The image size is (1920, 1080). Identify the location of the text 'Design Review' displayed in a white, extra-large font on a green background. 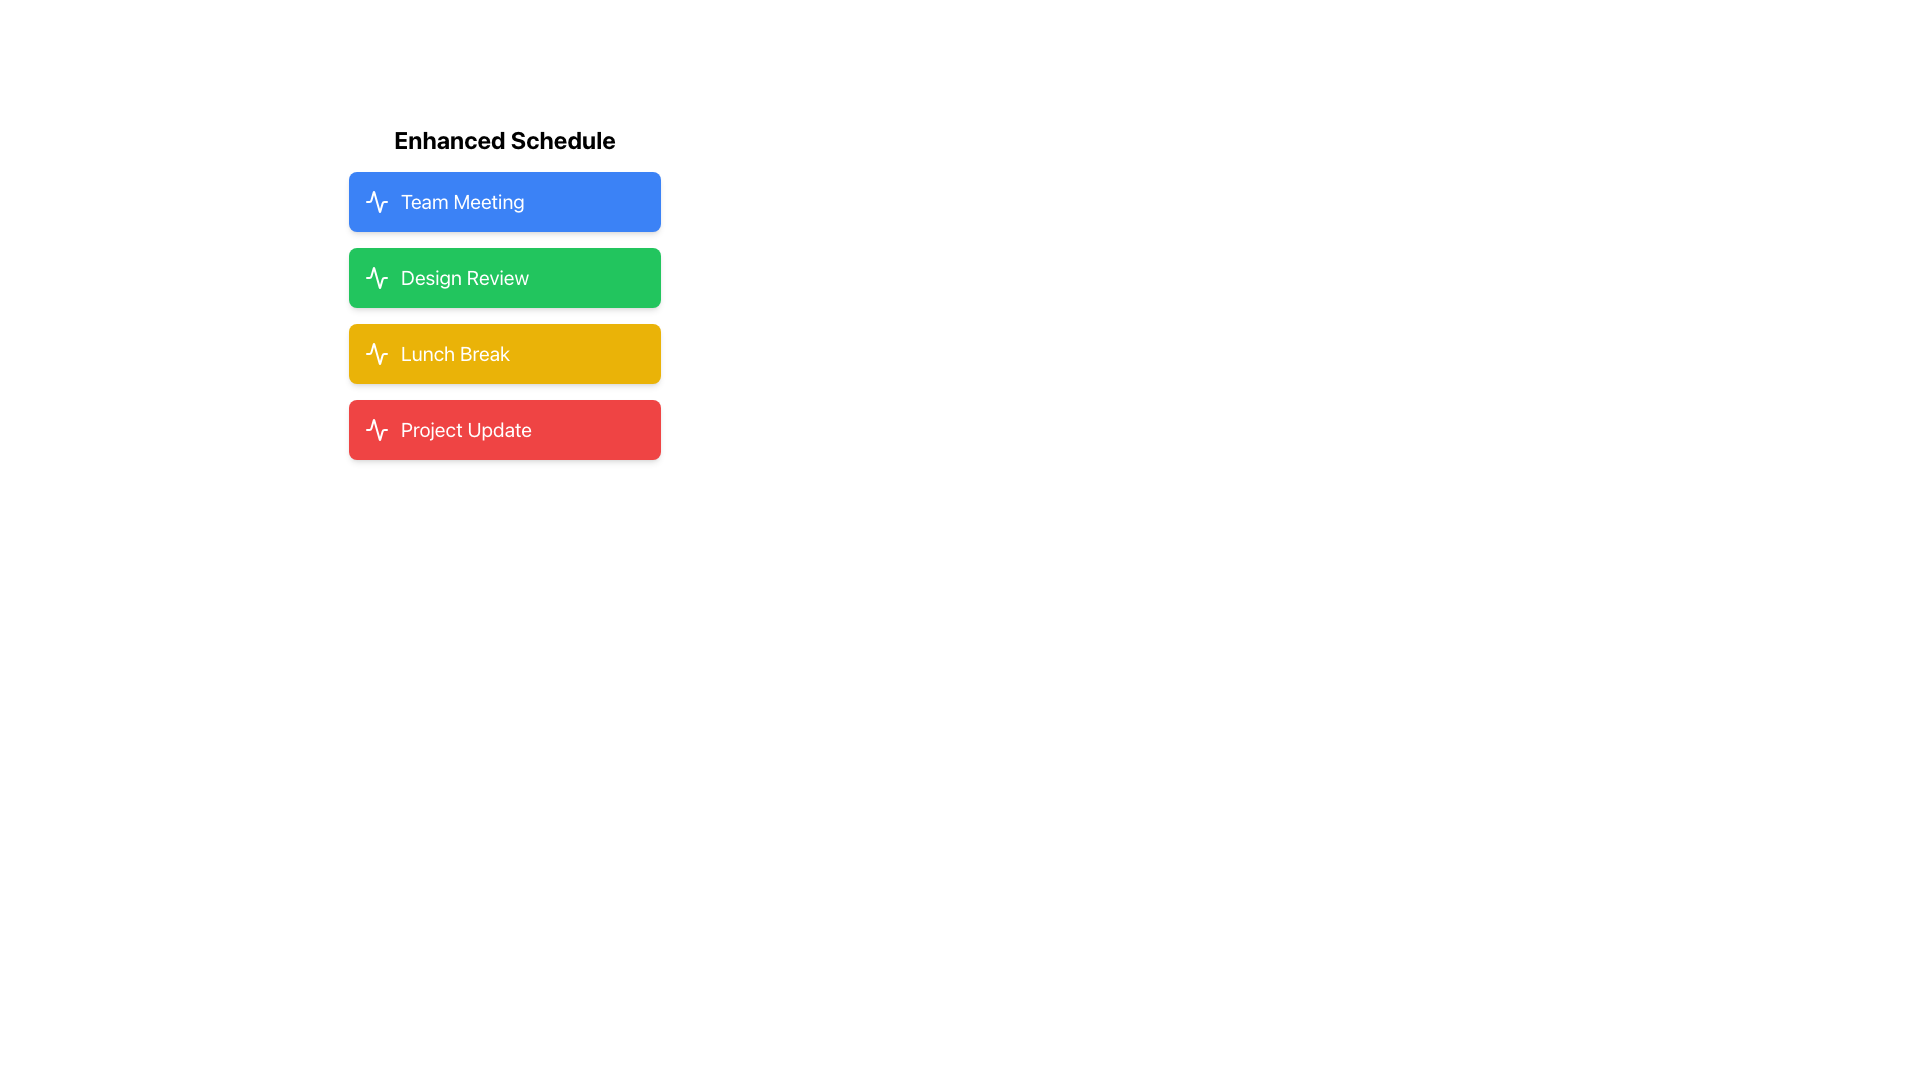
(464, 277).